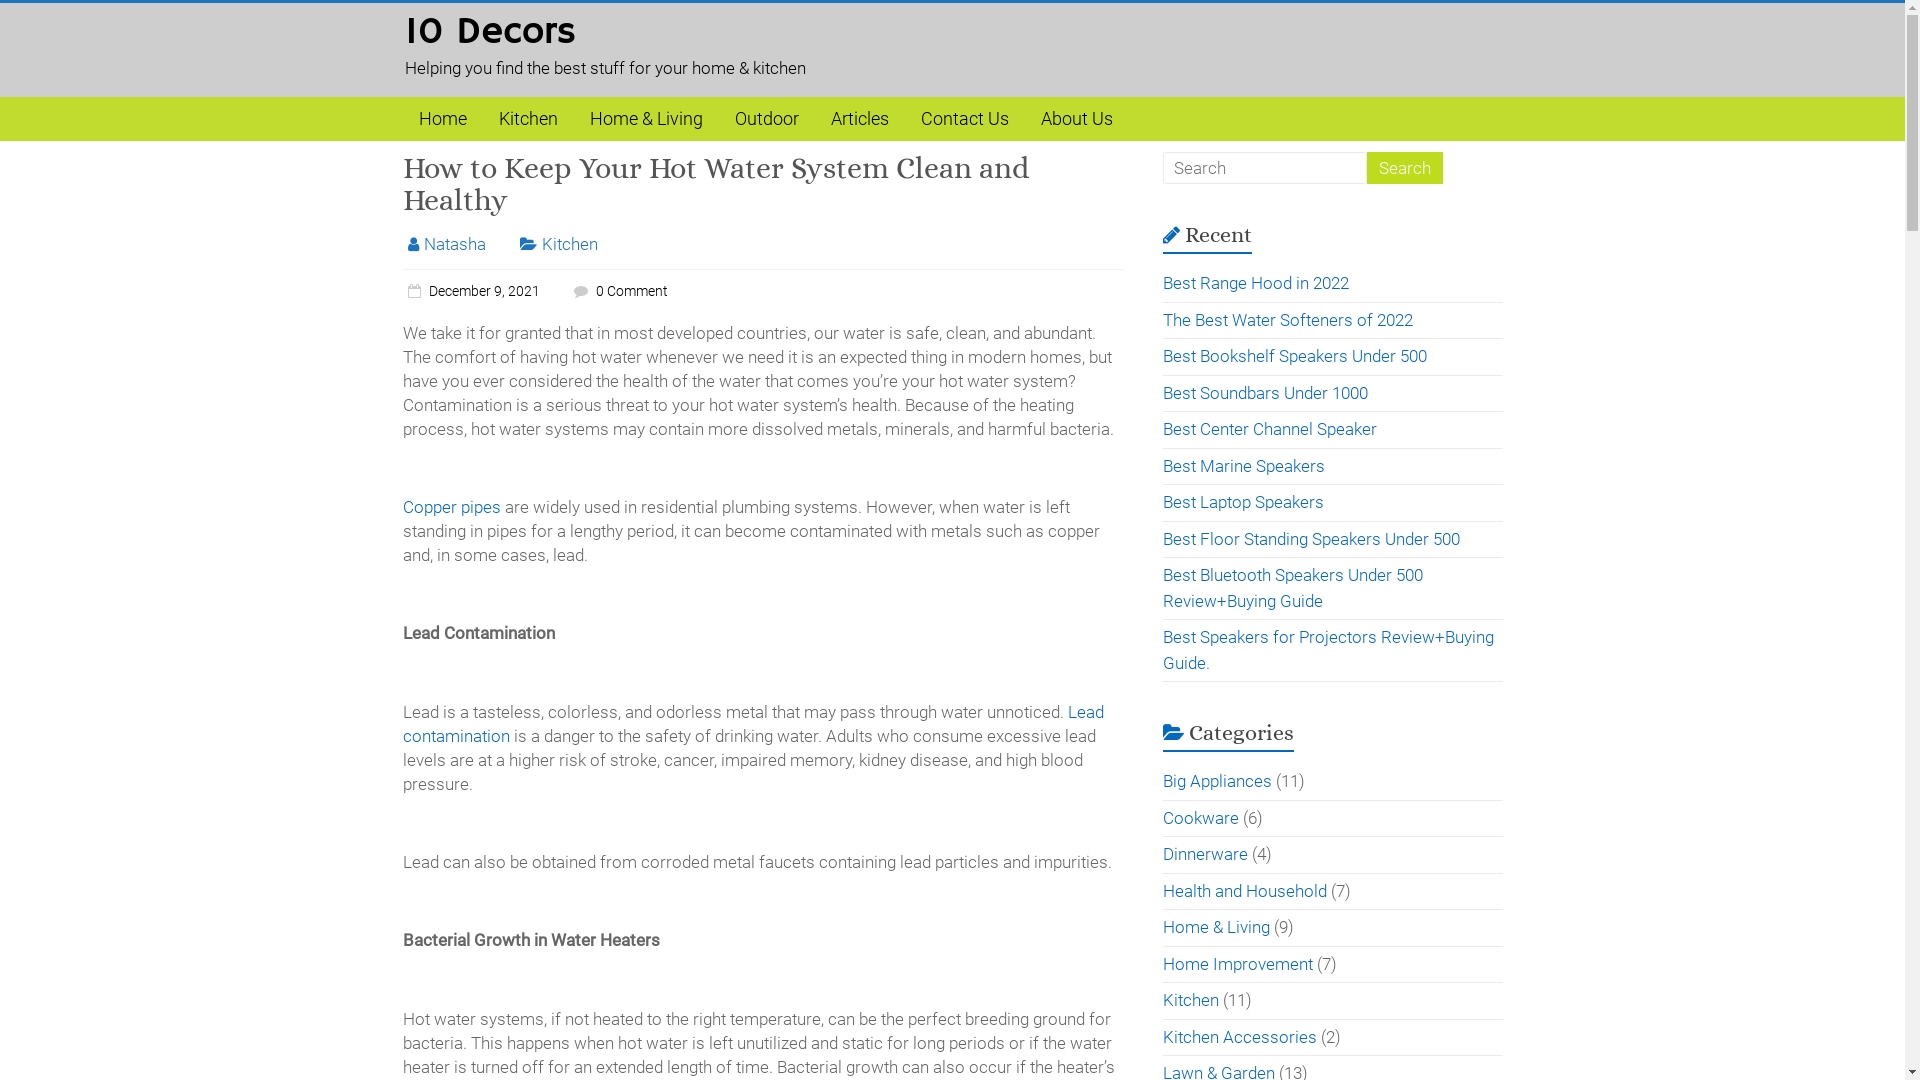  What do you see at coordinates (1255, 282) in the screenshot?
I see `'Best Range Hood in 2022'` at bounding box center [1255, 282].